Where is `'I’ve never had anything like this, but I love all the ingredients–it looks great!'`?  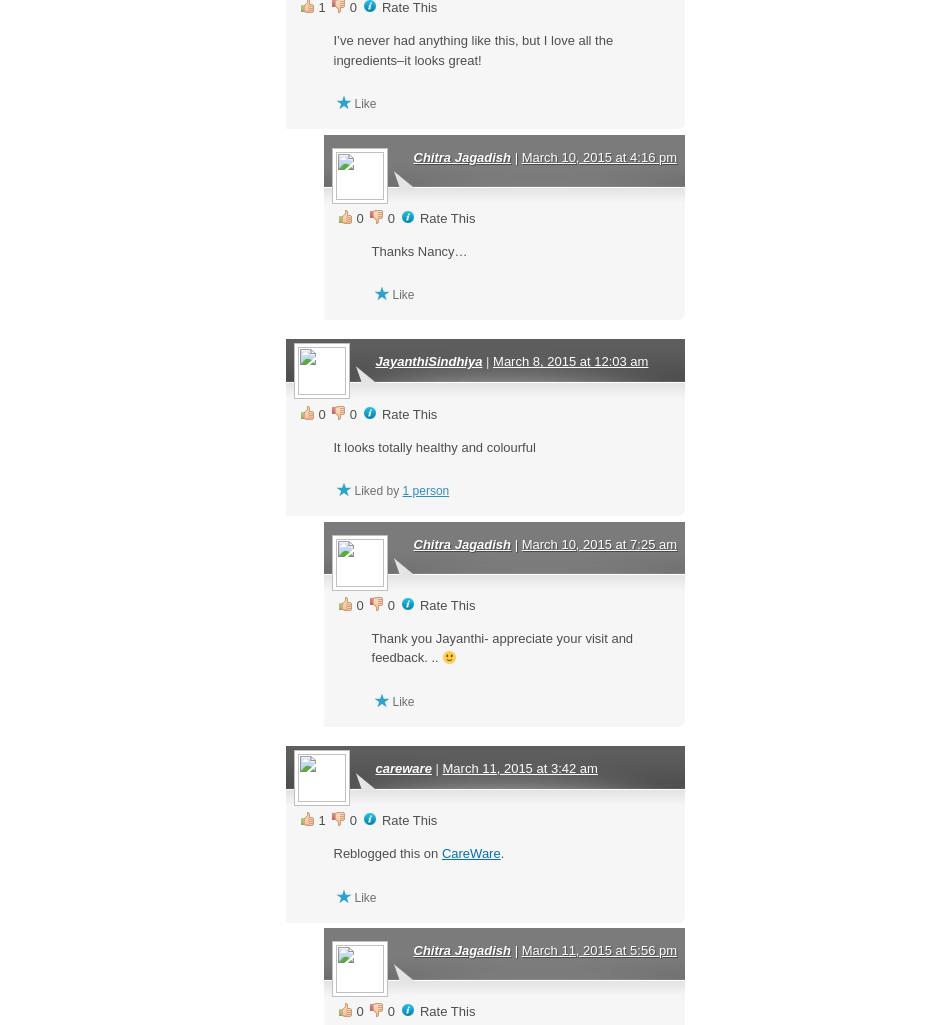 'I’ve never had anything like this, but I love all the ingredients–it looks great!' is located at coordinates (473, 49).